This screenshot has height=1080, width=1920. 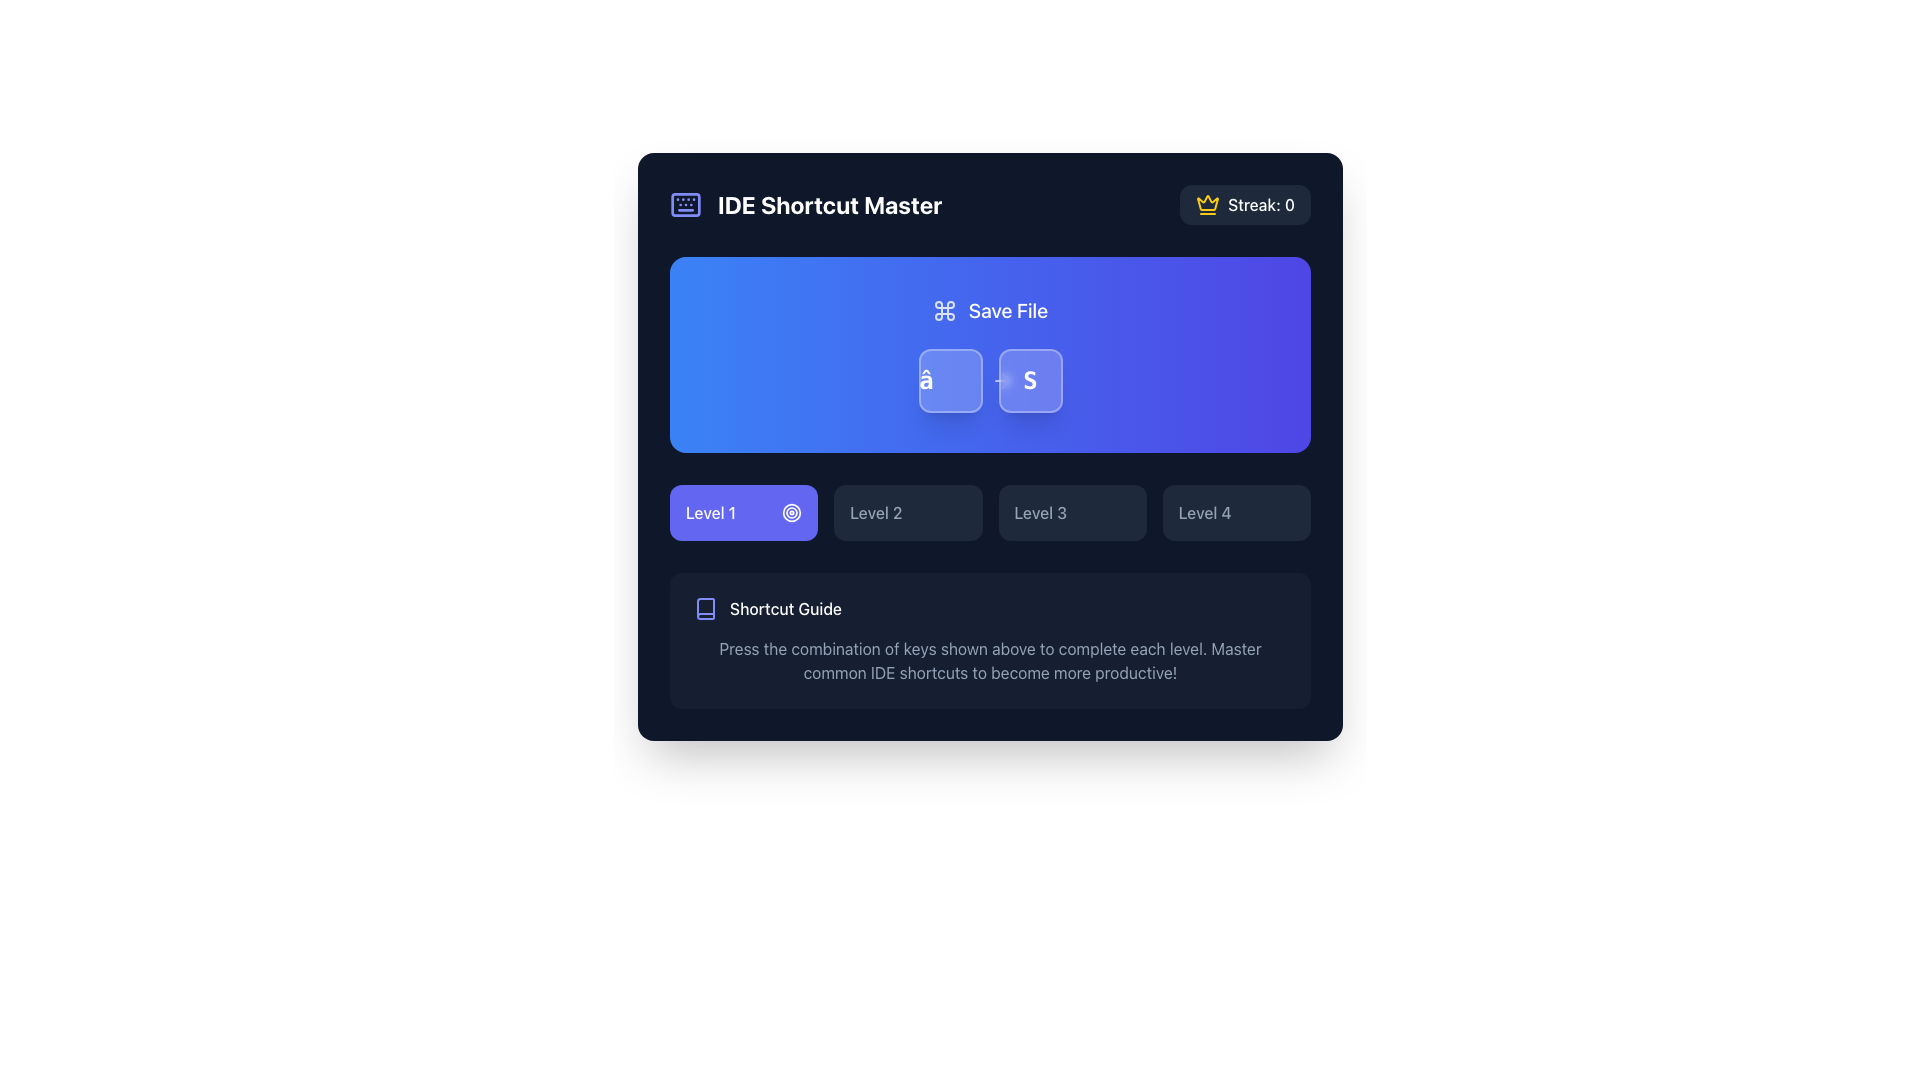 I want to click on the visual representation of the indigo-colored SVG Book Icon located near the top-left corner of the main interface, adjacent to the title text 'IDE Shortcut Master', so click(x=705, y=608).